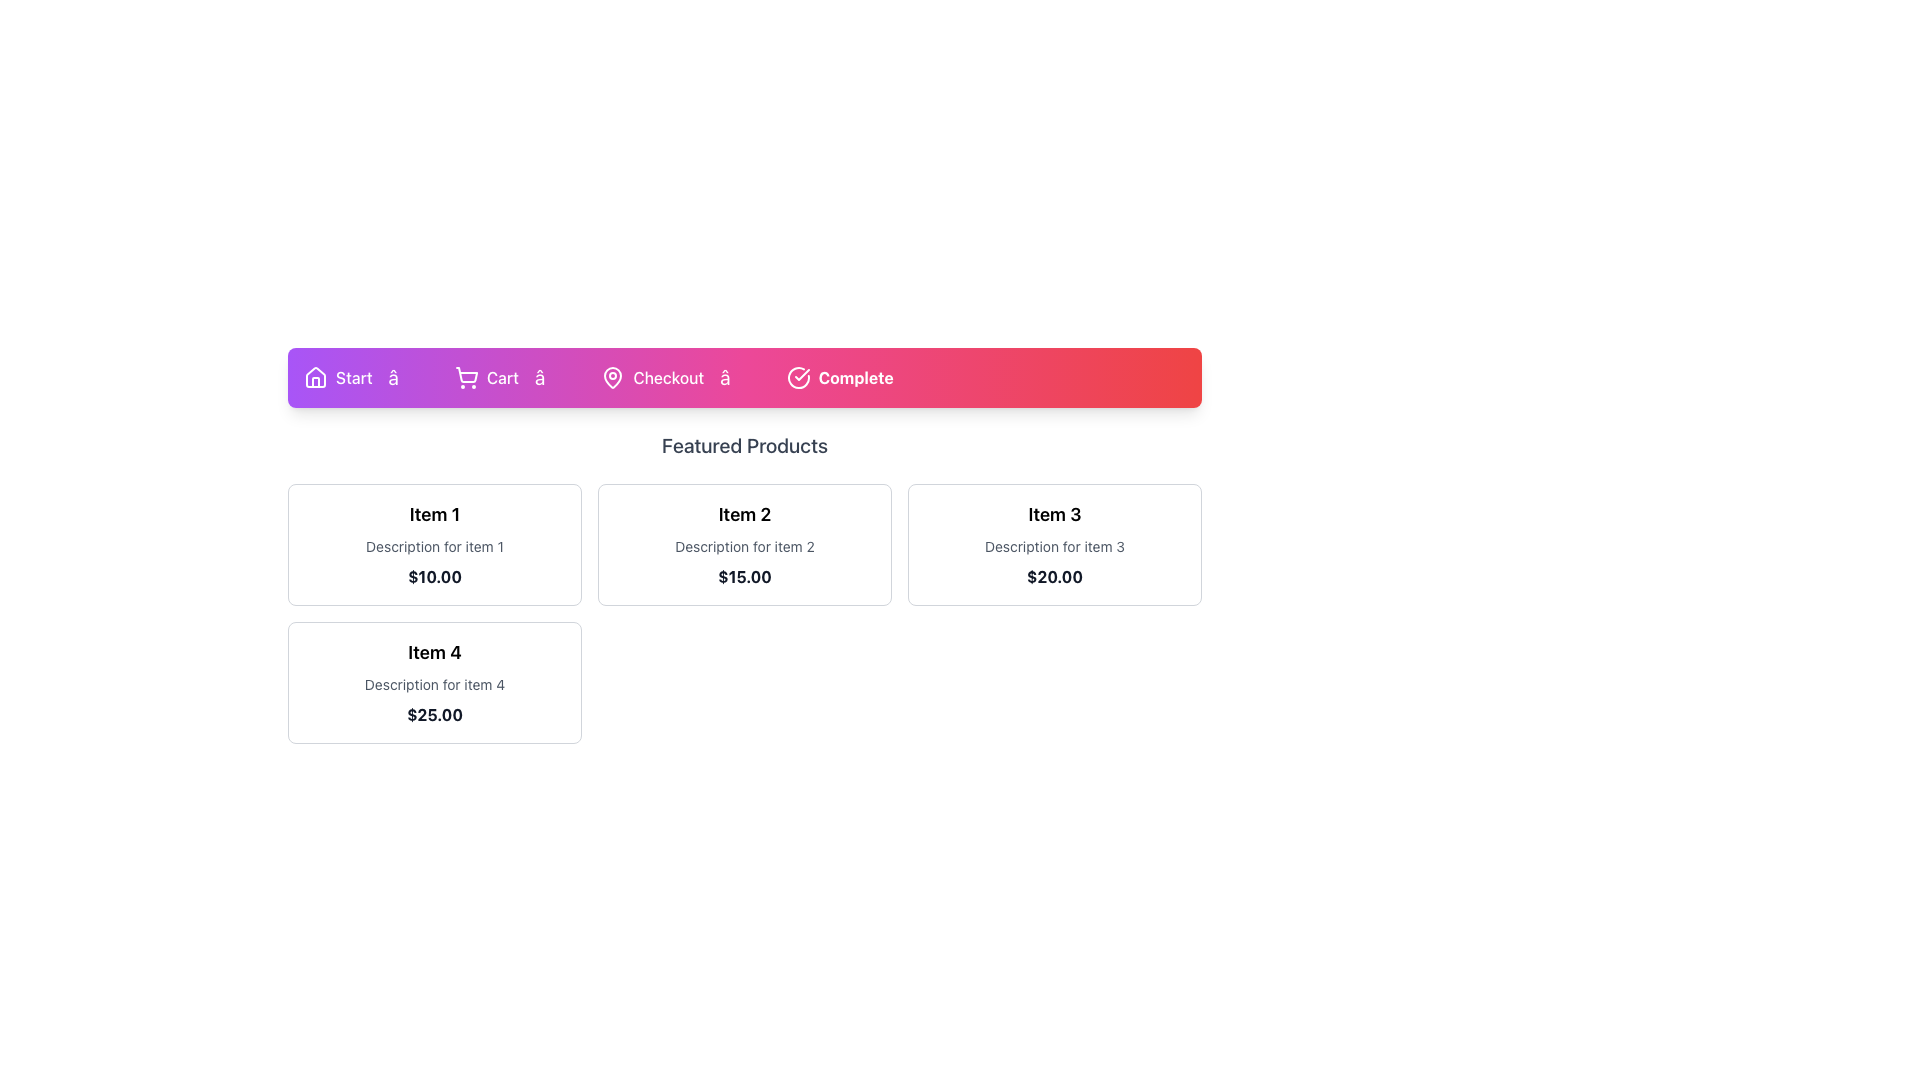 The image size is (1920, 1080). Describe the element at coordinates (434, 547) in the screenshot. I see `the informational text label that serves as a subheading for 'Item 1', positioned directly beneath 'Item 1' and above the price label '$10.00'` at that location.